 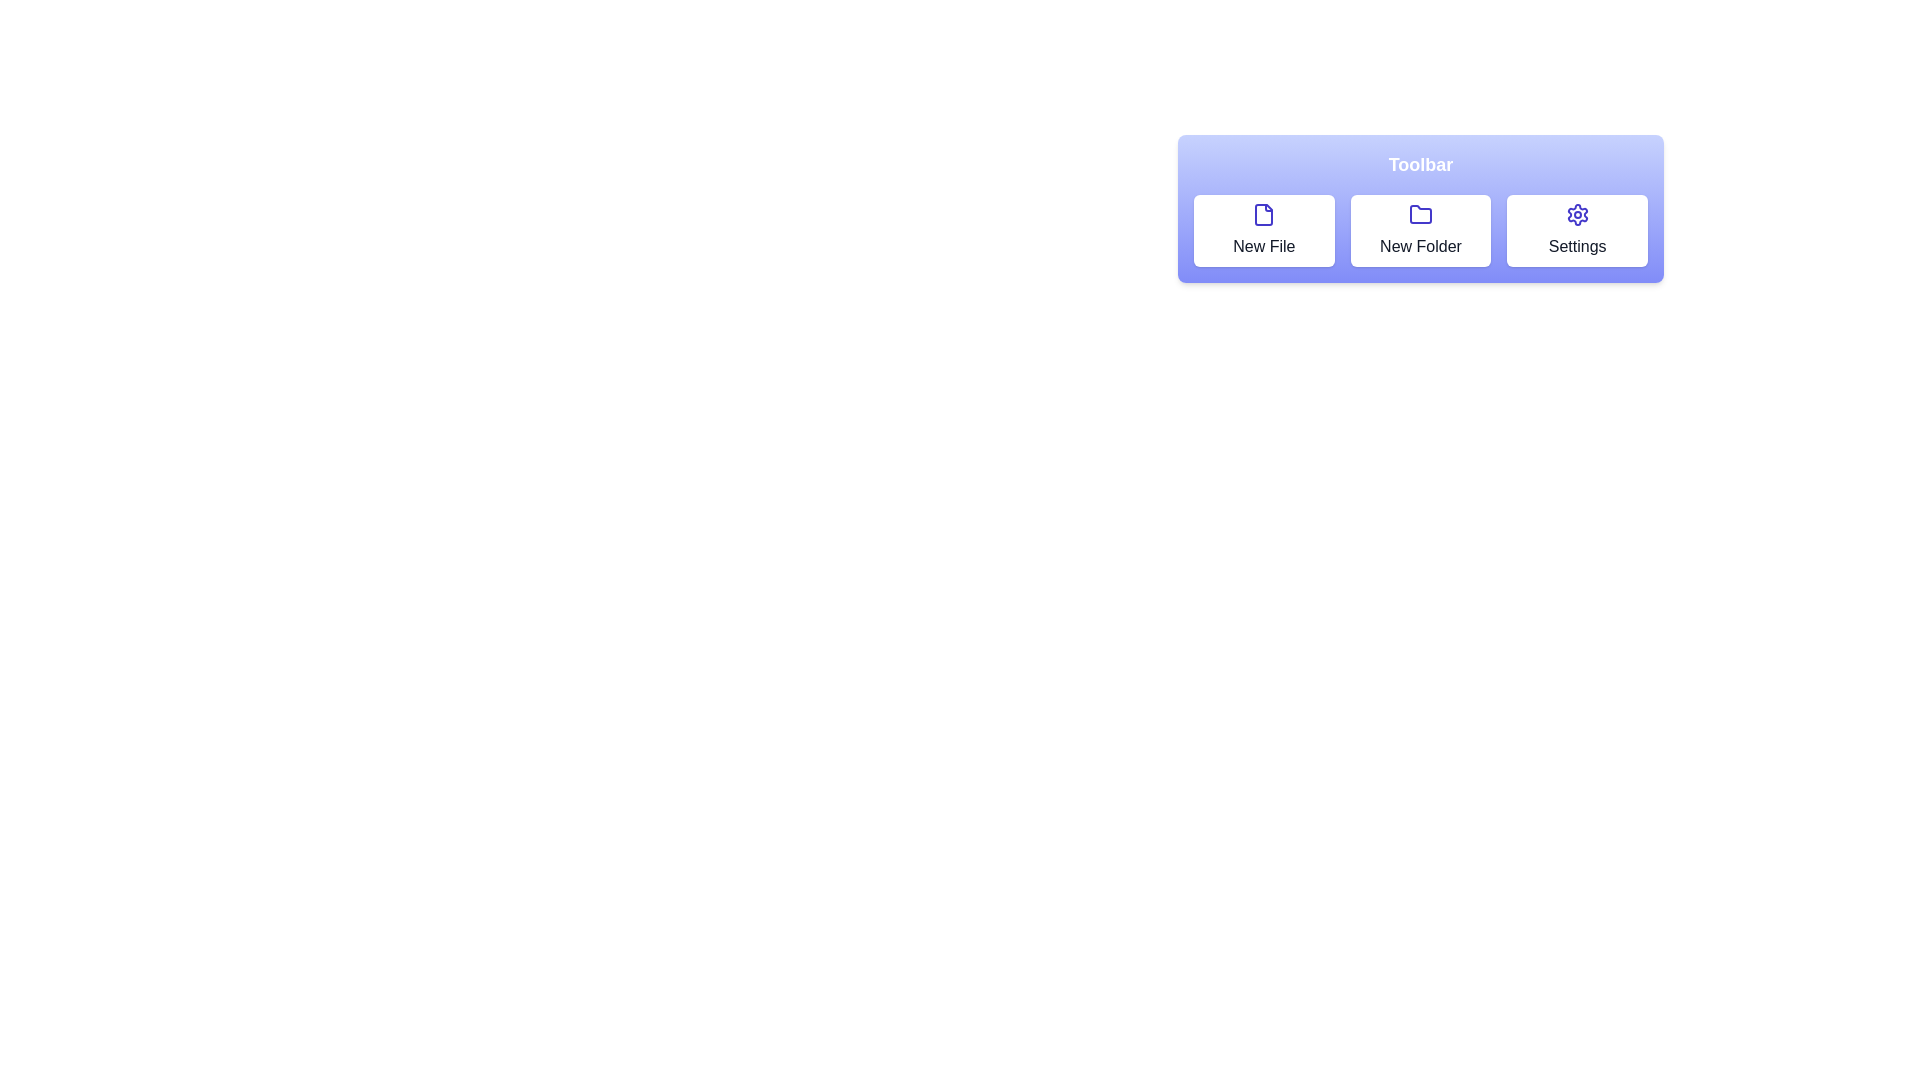 What do you see at coordinates (1576, 245) in the screenshot?
I see `text label located beneath the gear icon in the toolbar, which indicates the purpose of the associated settings button` at bounding box center [1576, 245].